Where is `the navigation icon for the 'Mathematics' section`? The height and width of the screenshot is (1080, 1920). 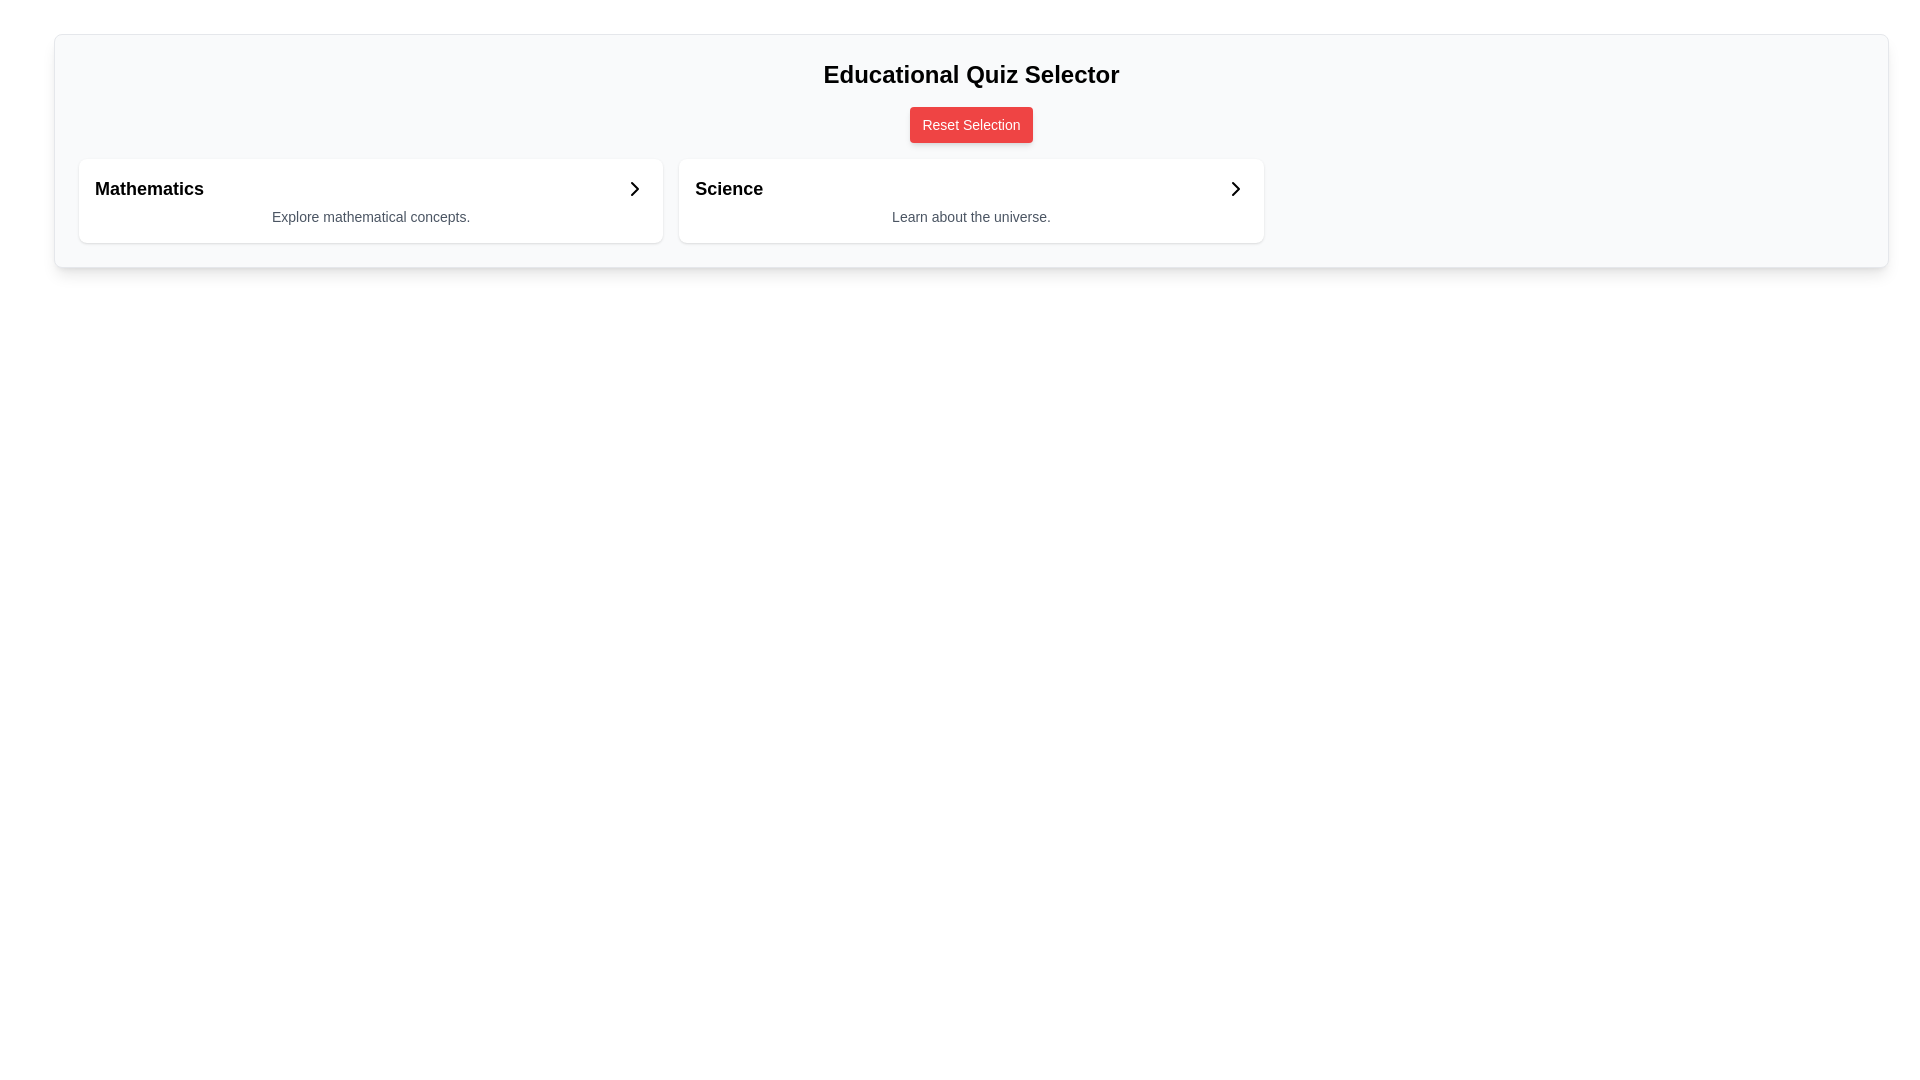 the navigation icon for the 'Mathematics' section is located at coordinates (634, 189).